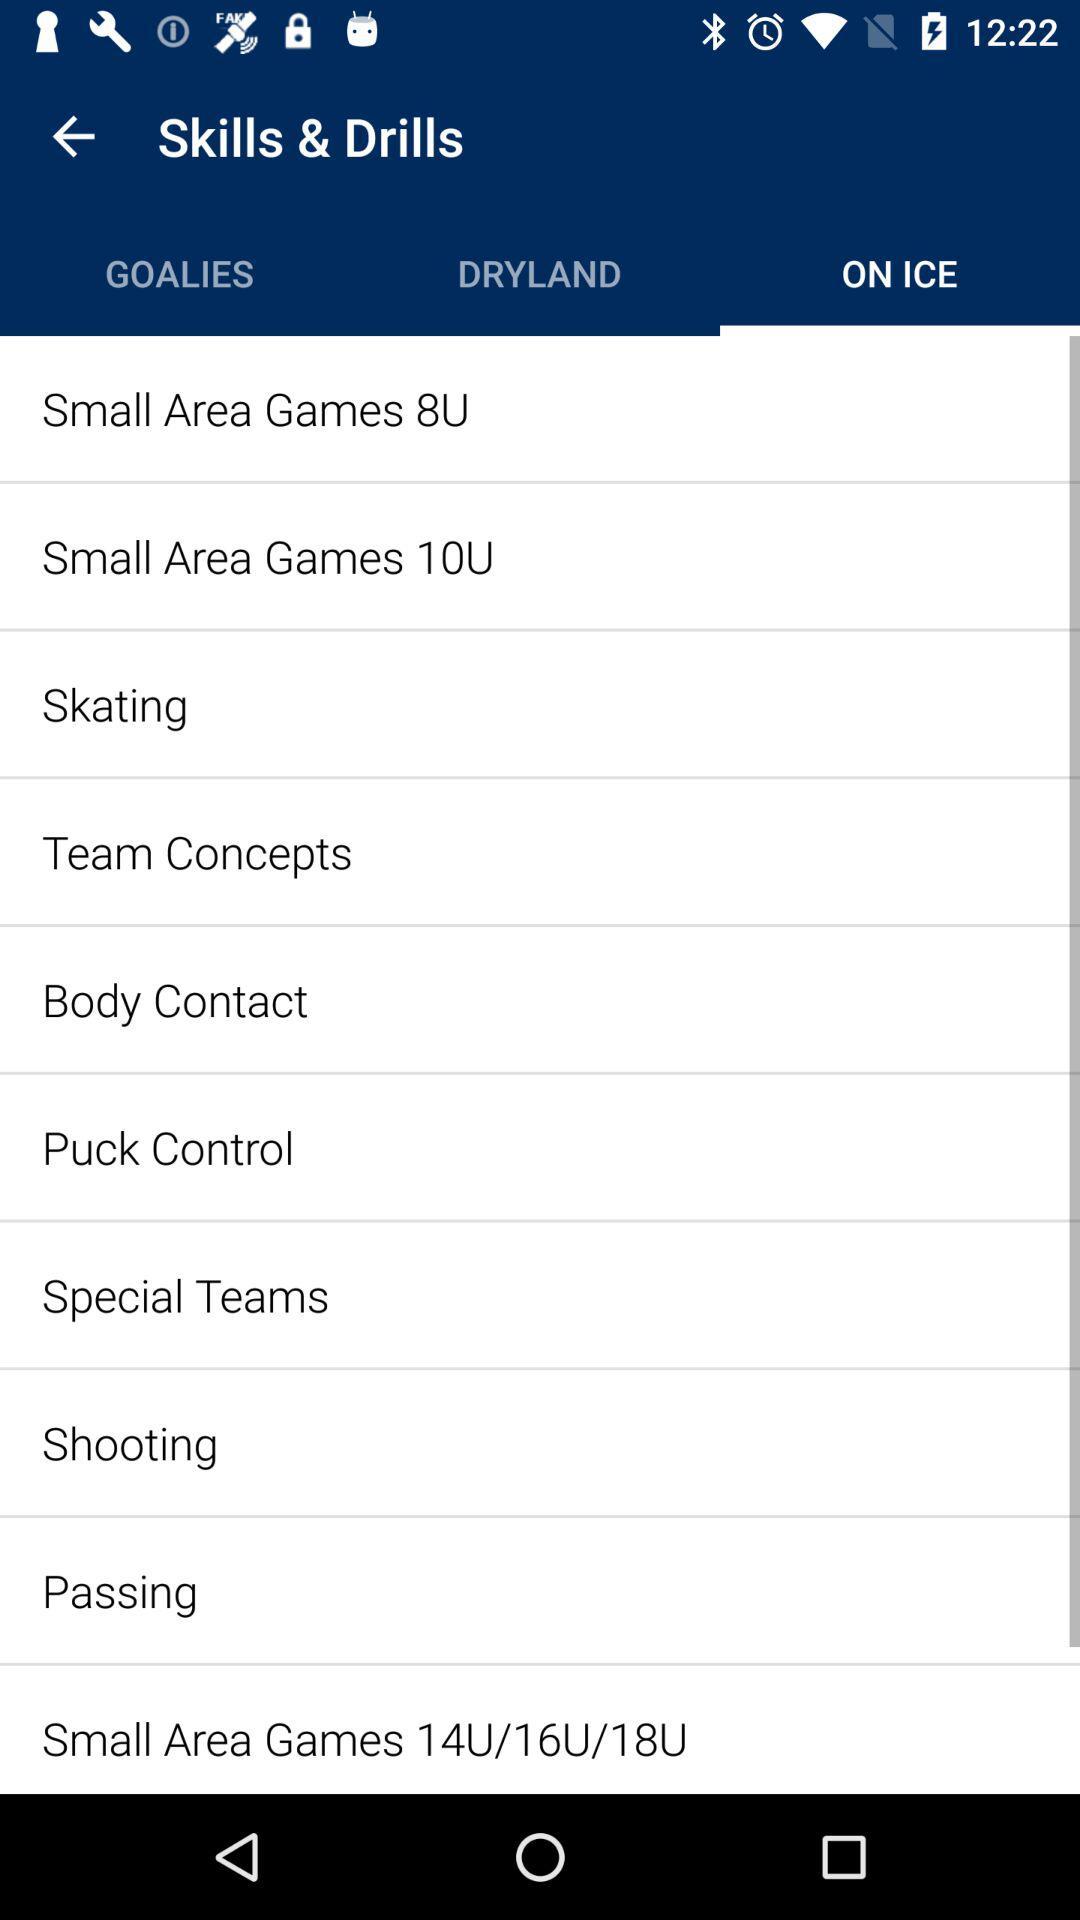 This screenshot has width=1080, height=1920. Describe the element at coordinates (540, 1589) in the screenshot. I see `icon below shooting icon` at that location.